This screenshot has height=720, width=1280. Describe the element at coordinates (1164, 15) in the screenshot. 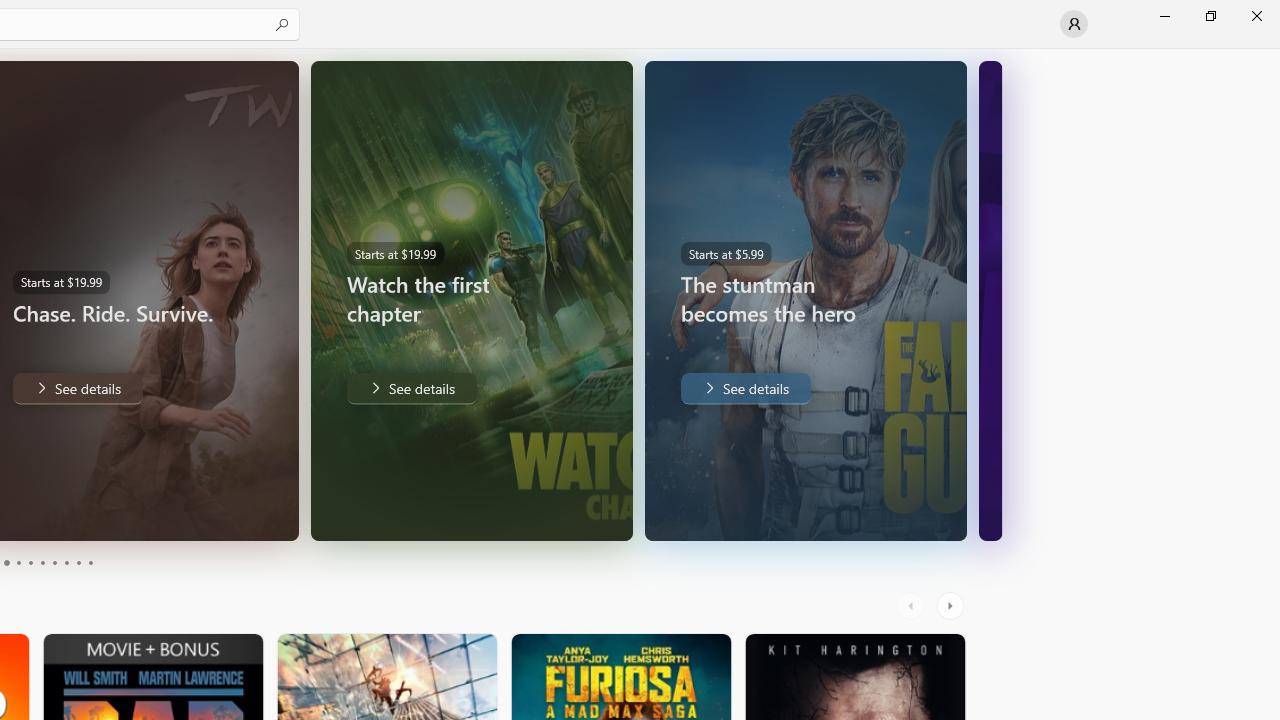

I see `'Minimize Microsoft Store'` at that location.